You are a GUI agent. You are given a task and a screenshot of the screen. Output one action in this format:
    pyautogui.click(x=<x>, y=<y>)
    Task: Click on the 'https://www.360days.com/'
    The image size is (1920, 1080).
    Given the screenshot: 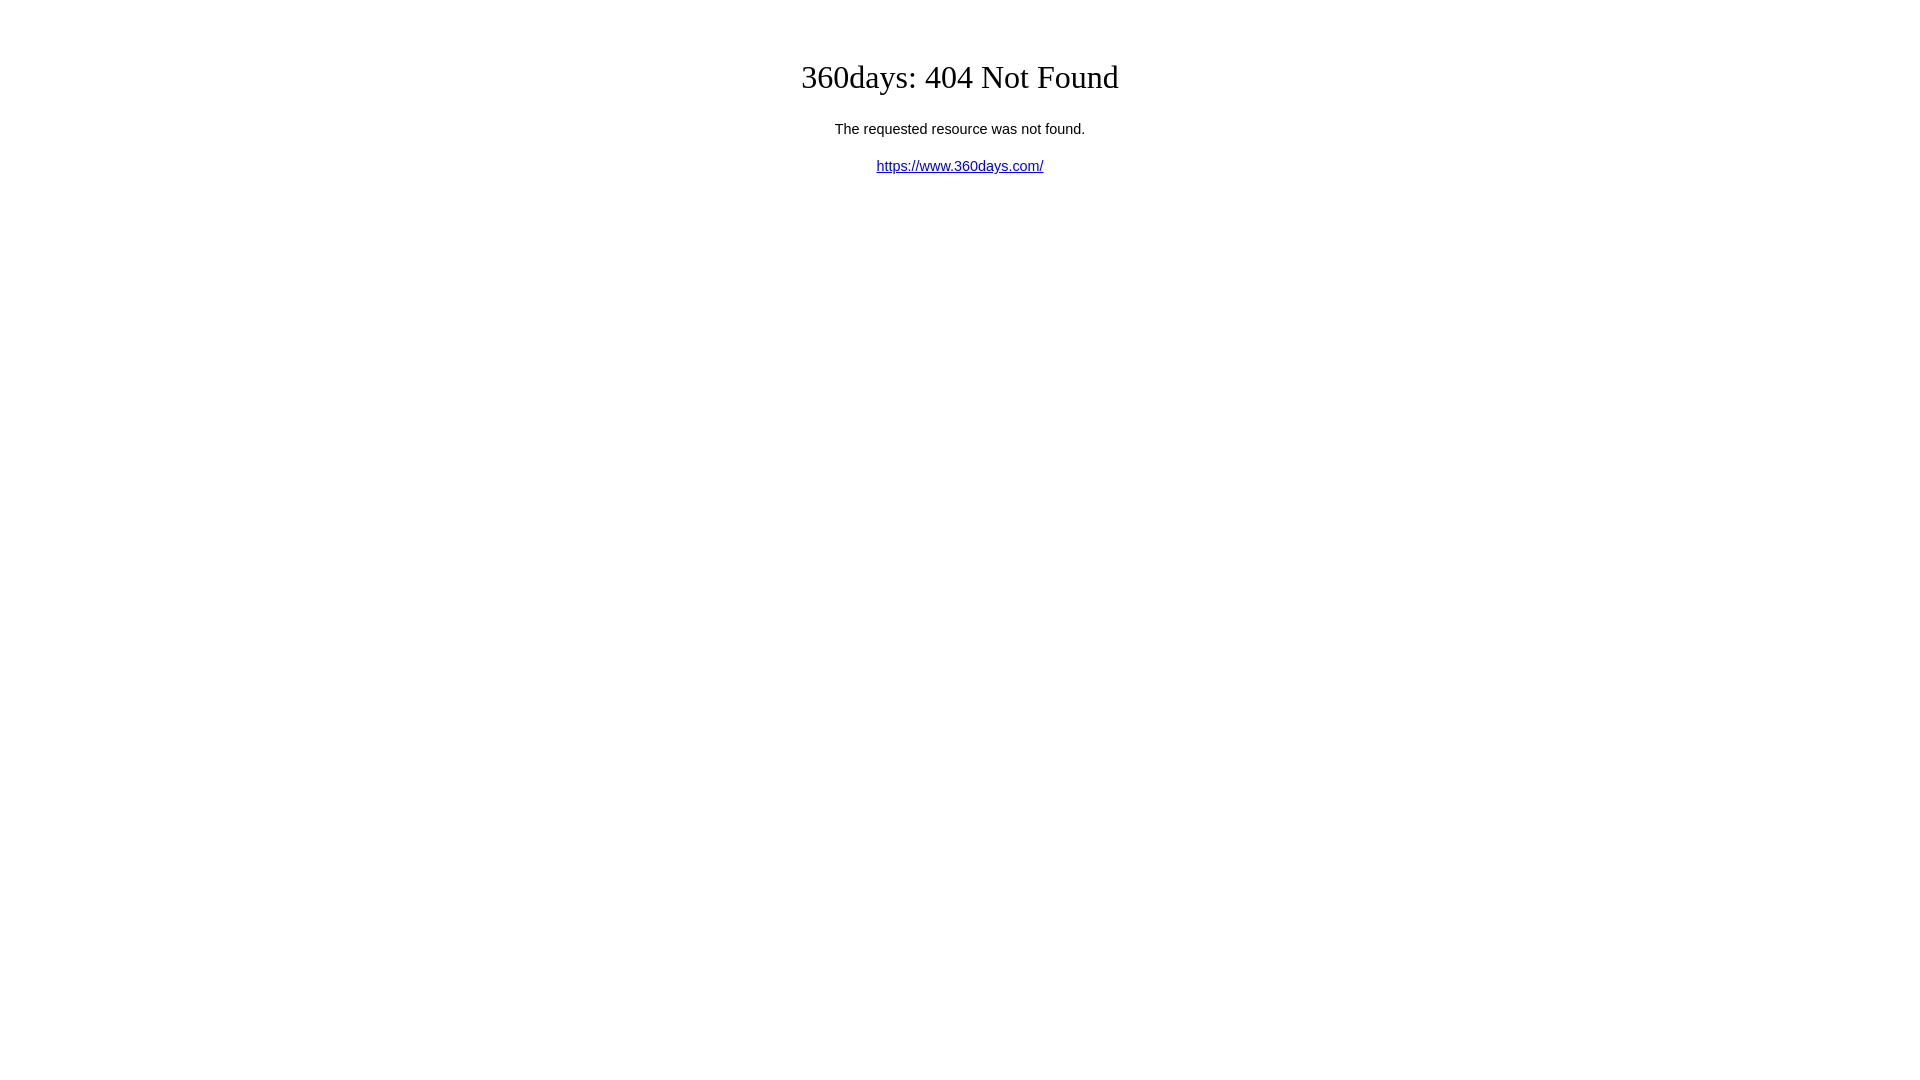 What is the action you would take?
    pyautogui.click(x=958, y=164)
    